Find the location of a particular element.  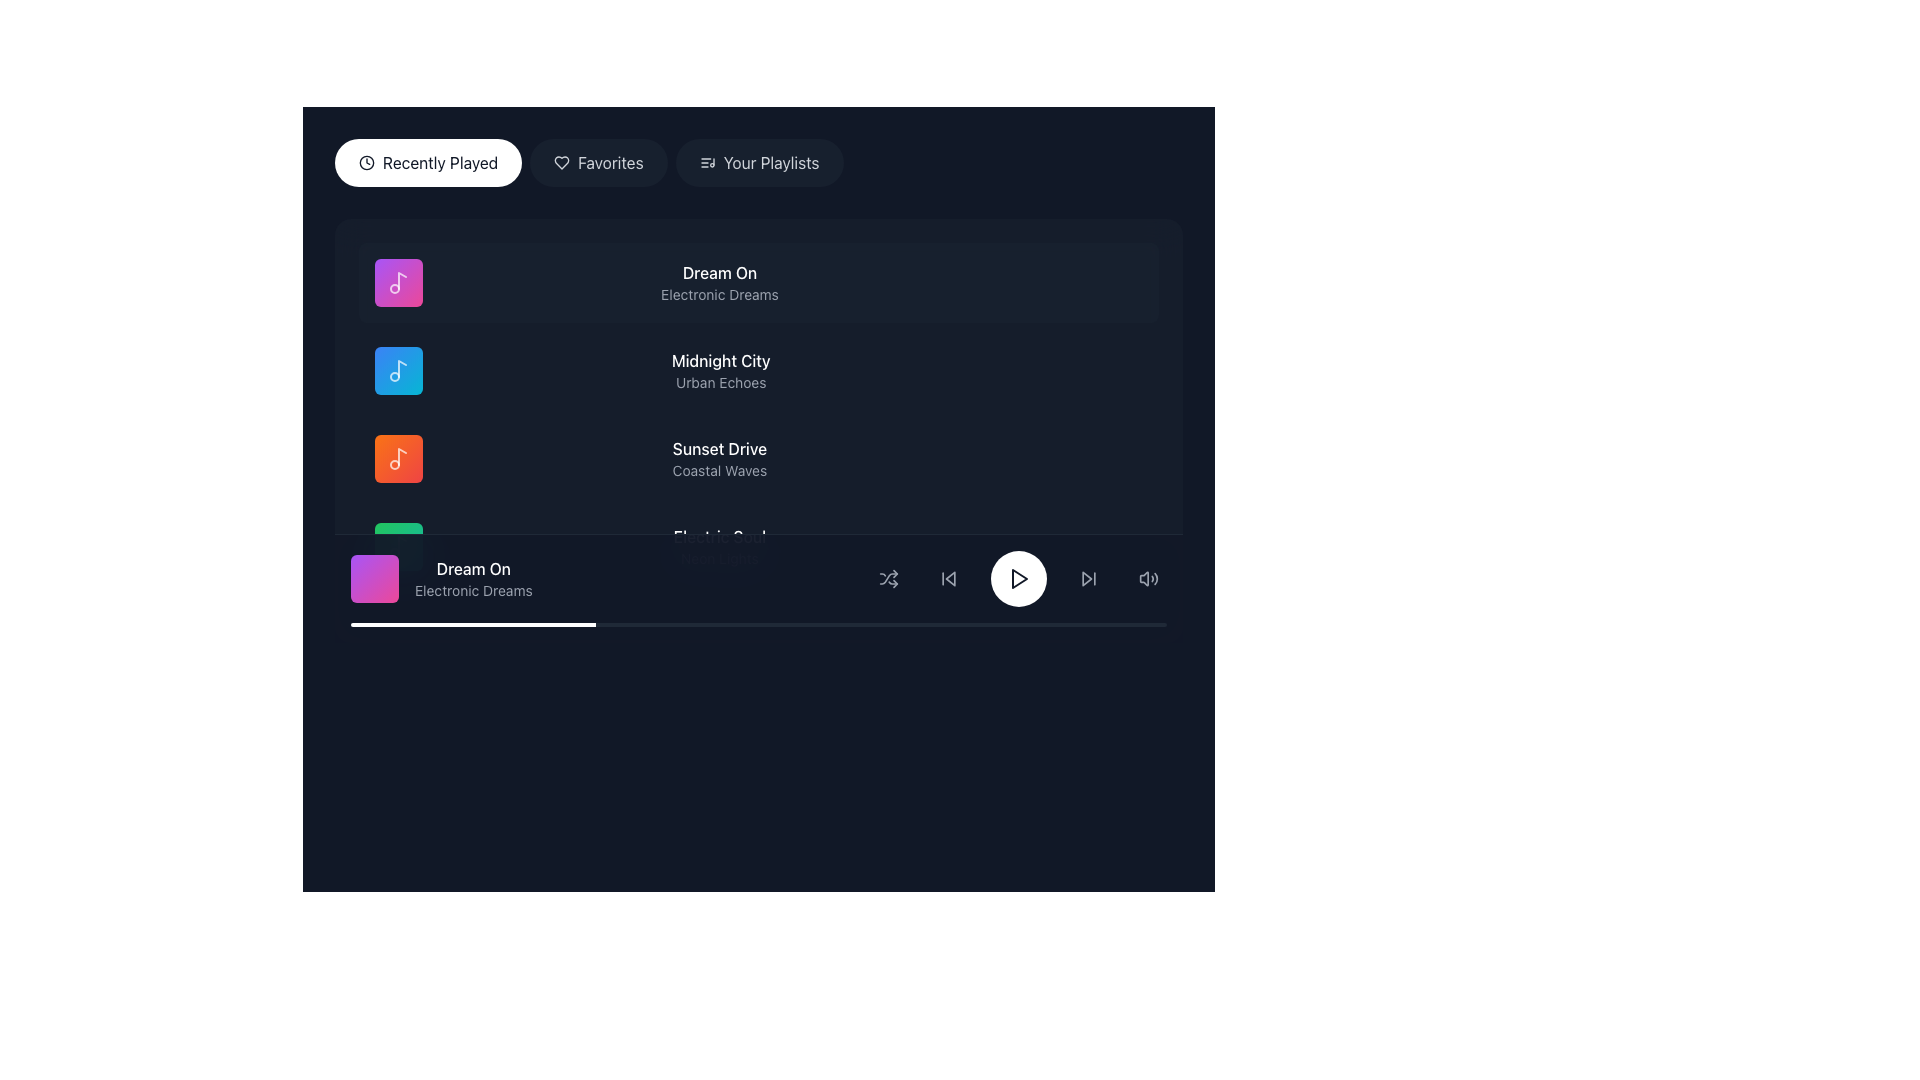

the circular play button, which has a white background and a black play icon, located centrally in the player controls bar is located at coordinates (1018, 578).